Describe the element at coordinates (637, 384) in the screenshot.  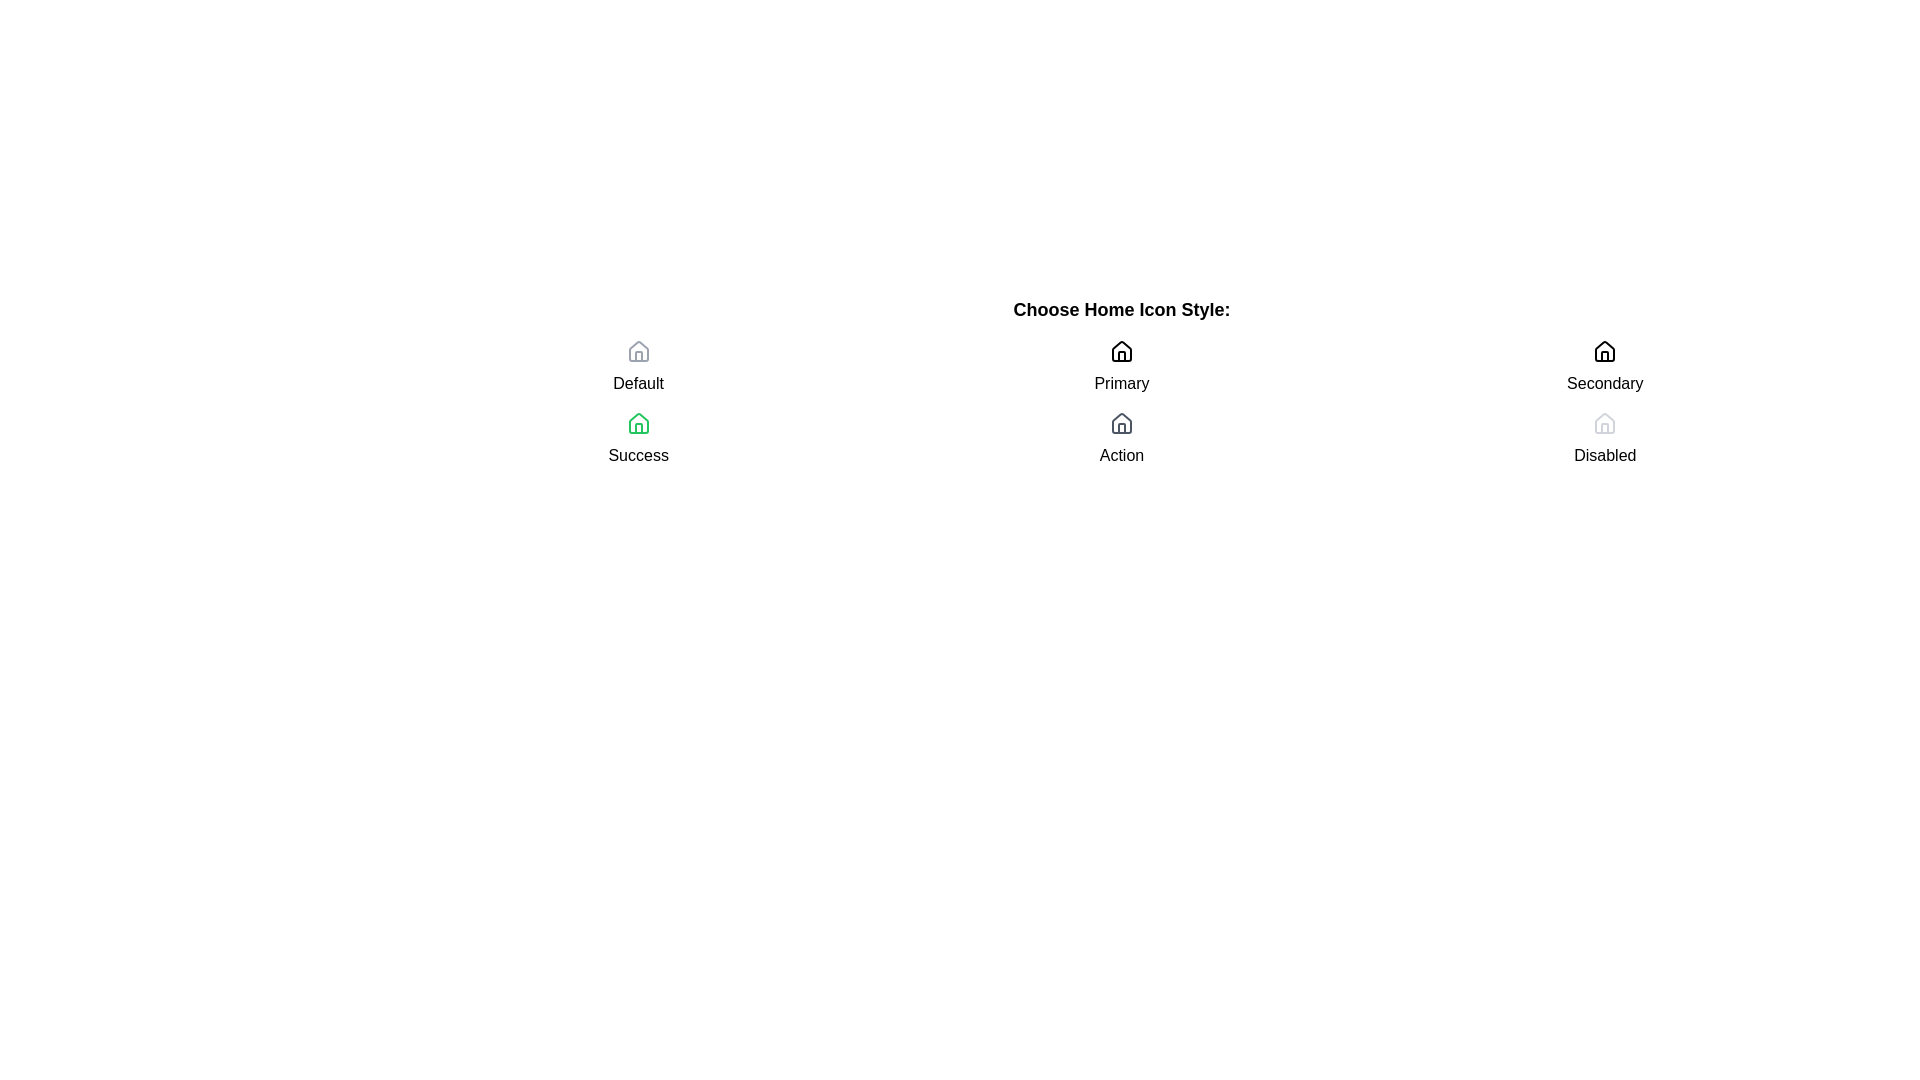
I see `the text label that reads 'Default' in bold black font, positioned between a gray house icon and a green house icon labeled 'Success'` at that location.